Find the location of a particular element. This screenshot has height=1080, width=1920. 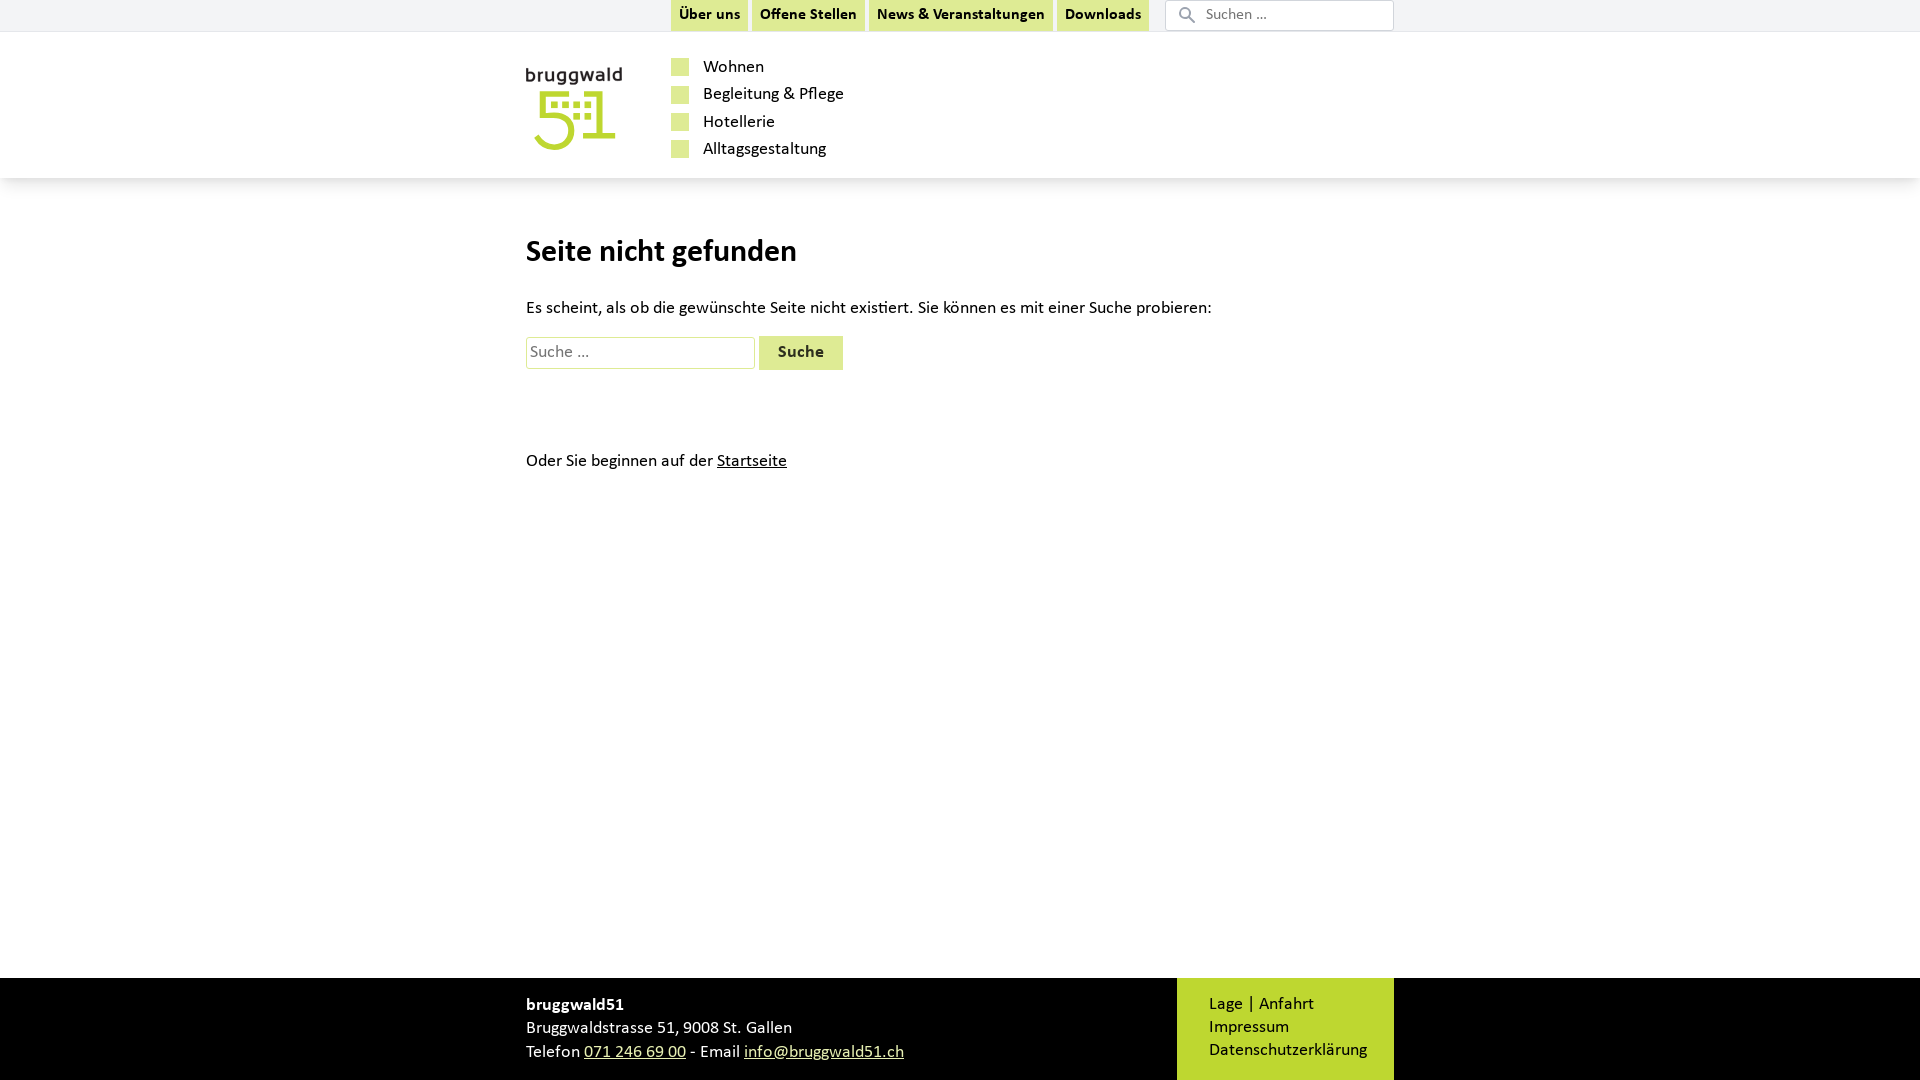

'Begleitung & Pflege' is located at coordinates (702, 94).